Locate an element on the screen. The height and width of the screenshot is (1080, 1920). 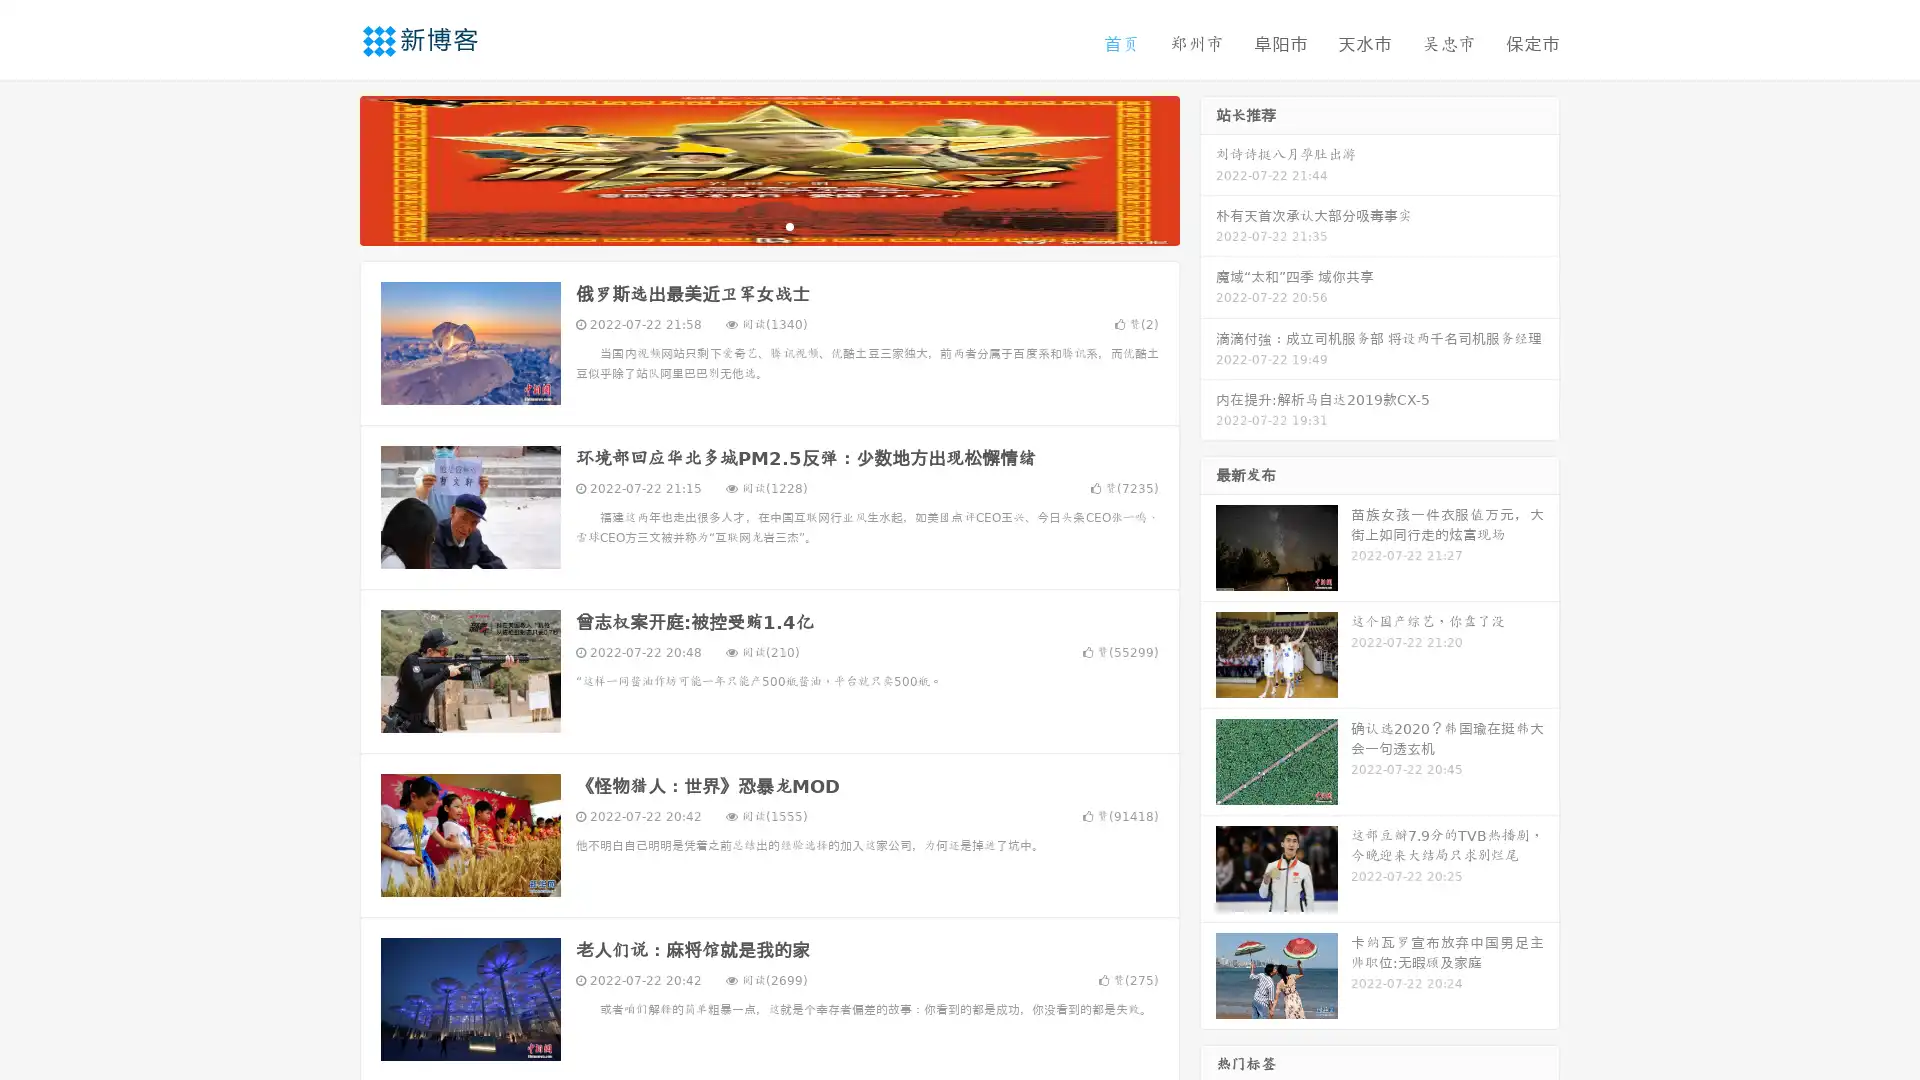
Go to slide 3 is located at coordinates (789, 225).